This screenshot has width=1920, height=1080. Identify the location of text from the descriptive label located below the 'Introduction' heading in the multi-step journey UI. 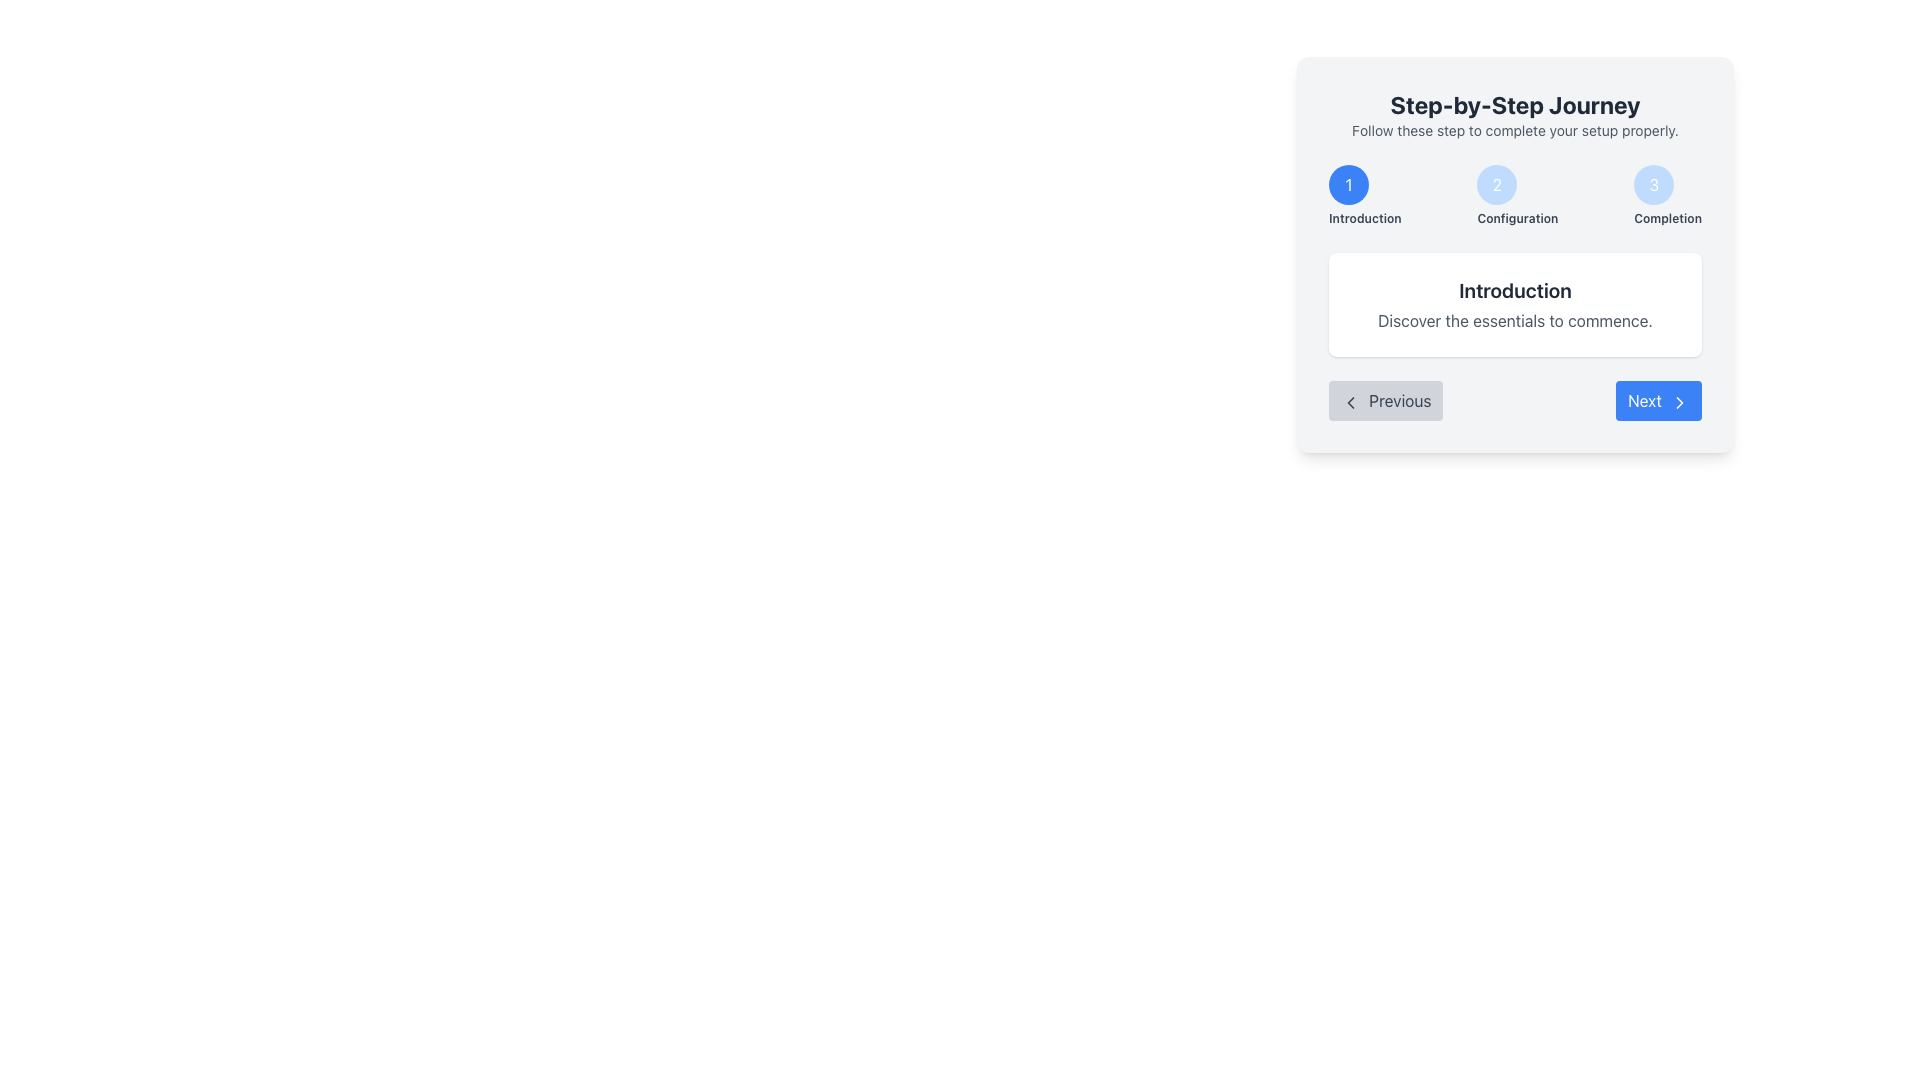
(1515, 319).